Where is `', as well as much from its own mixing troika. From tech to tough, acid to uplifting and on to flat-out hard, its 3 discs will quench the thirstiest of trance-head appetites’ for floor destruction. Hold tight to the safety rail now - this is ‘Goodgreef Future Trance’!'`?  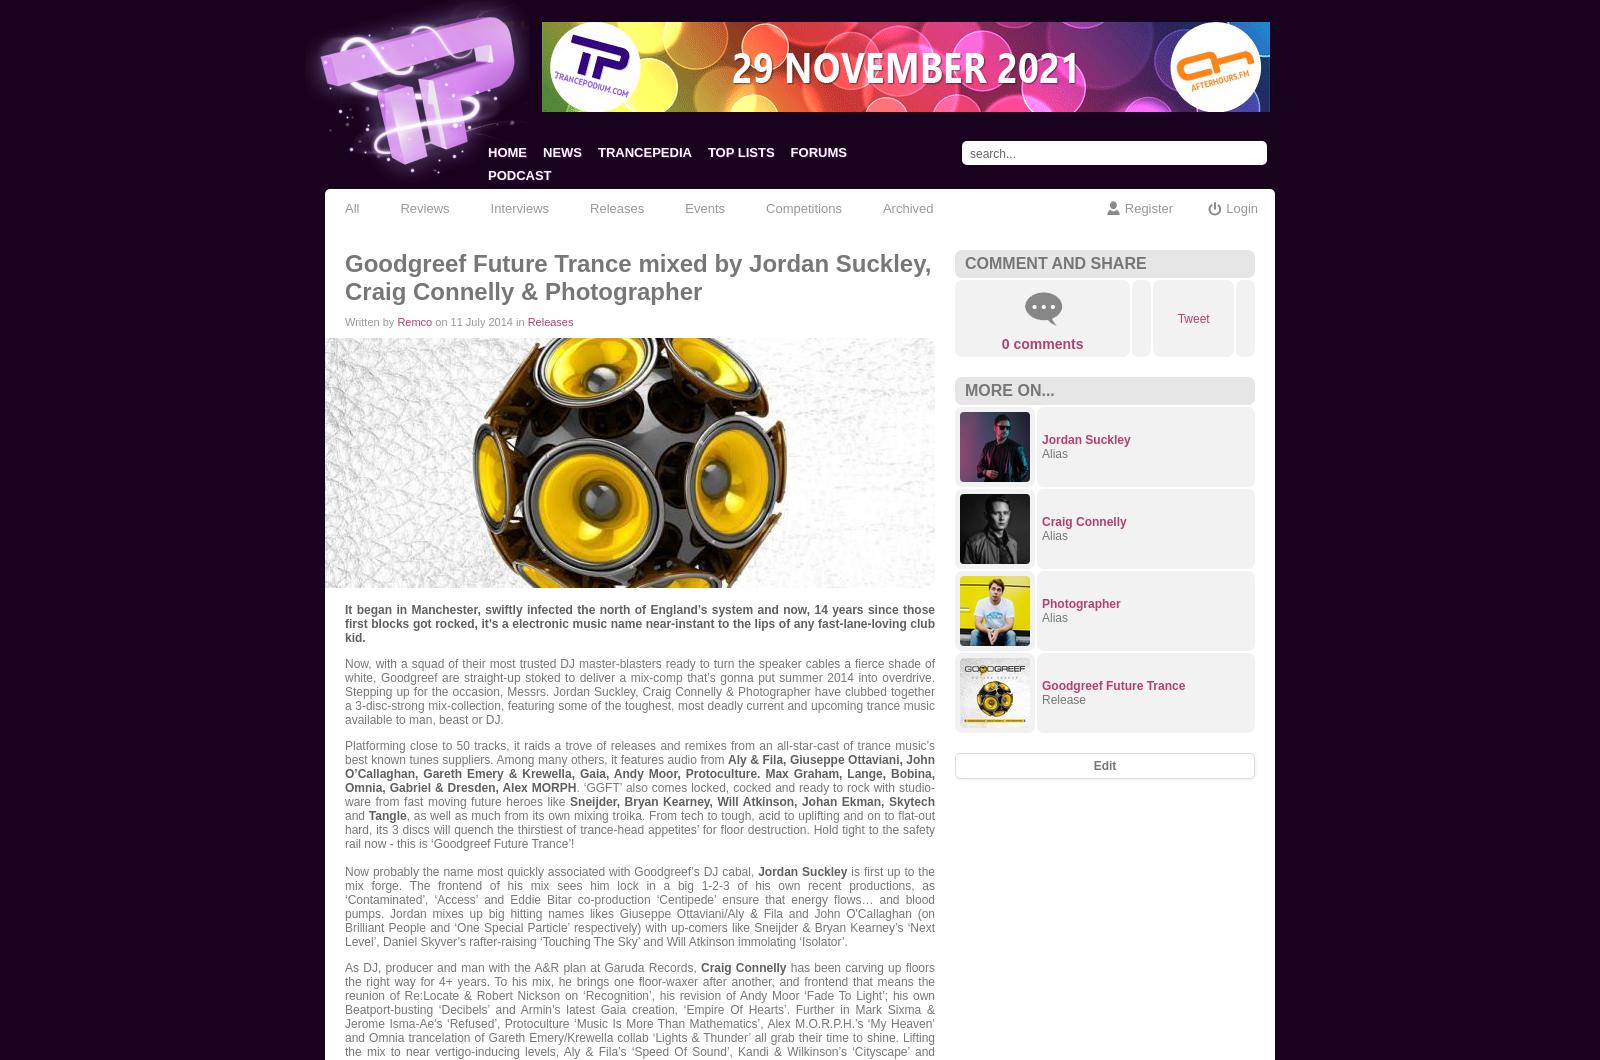
', as well as much from its own mixing troika. From tech to tough, acid to uplifting and on to flat-out hard, its 3 discs will quench the thirstiest of trance-head appetites’ for floor destruction. Hold tight to the safety rail now - this is ‘Goodgreef Future Trance’!' is located at coordinates (640, 829).